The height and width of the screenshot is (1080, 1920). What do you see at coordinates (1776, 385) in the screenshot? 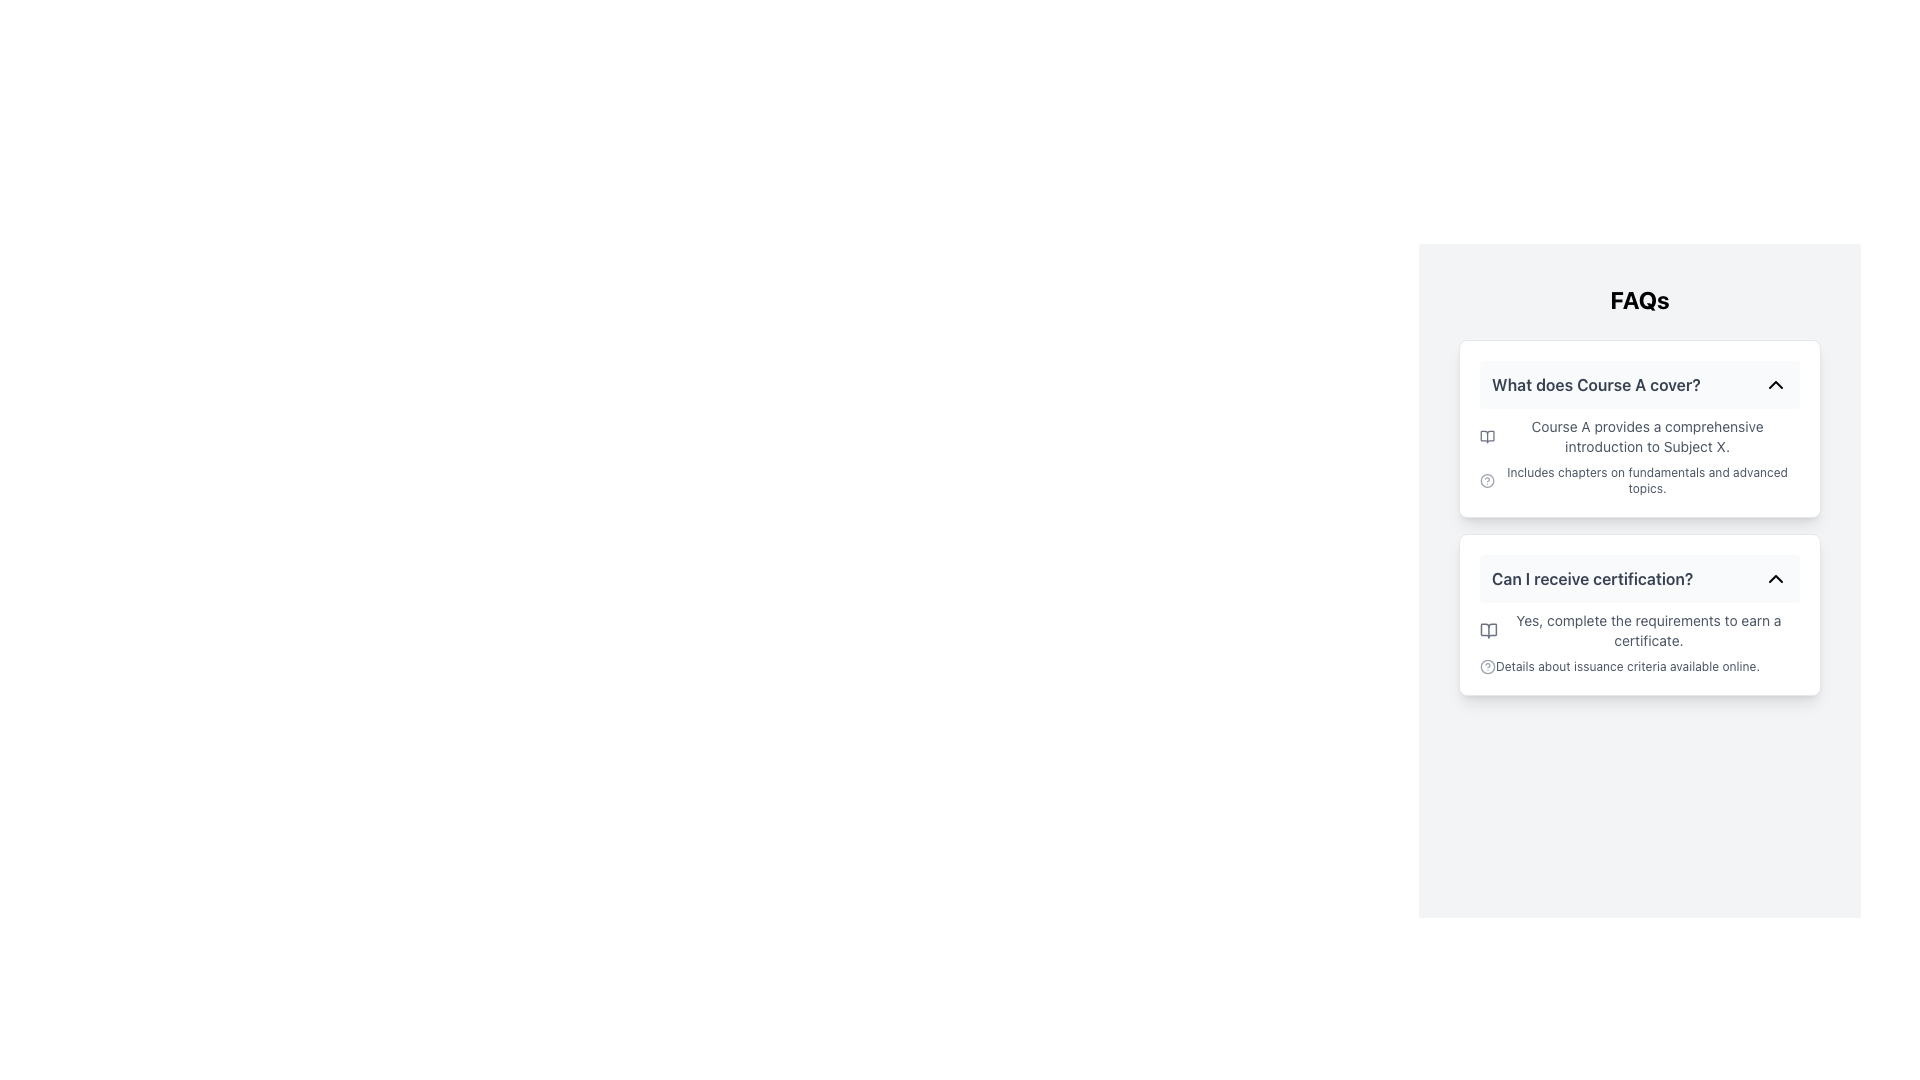
I see `the upward-pointing chevron arrow icon located at the top-right corner of the 'What does Course A cover?' box` at bounding box center [1776, 385].